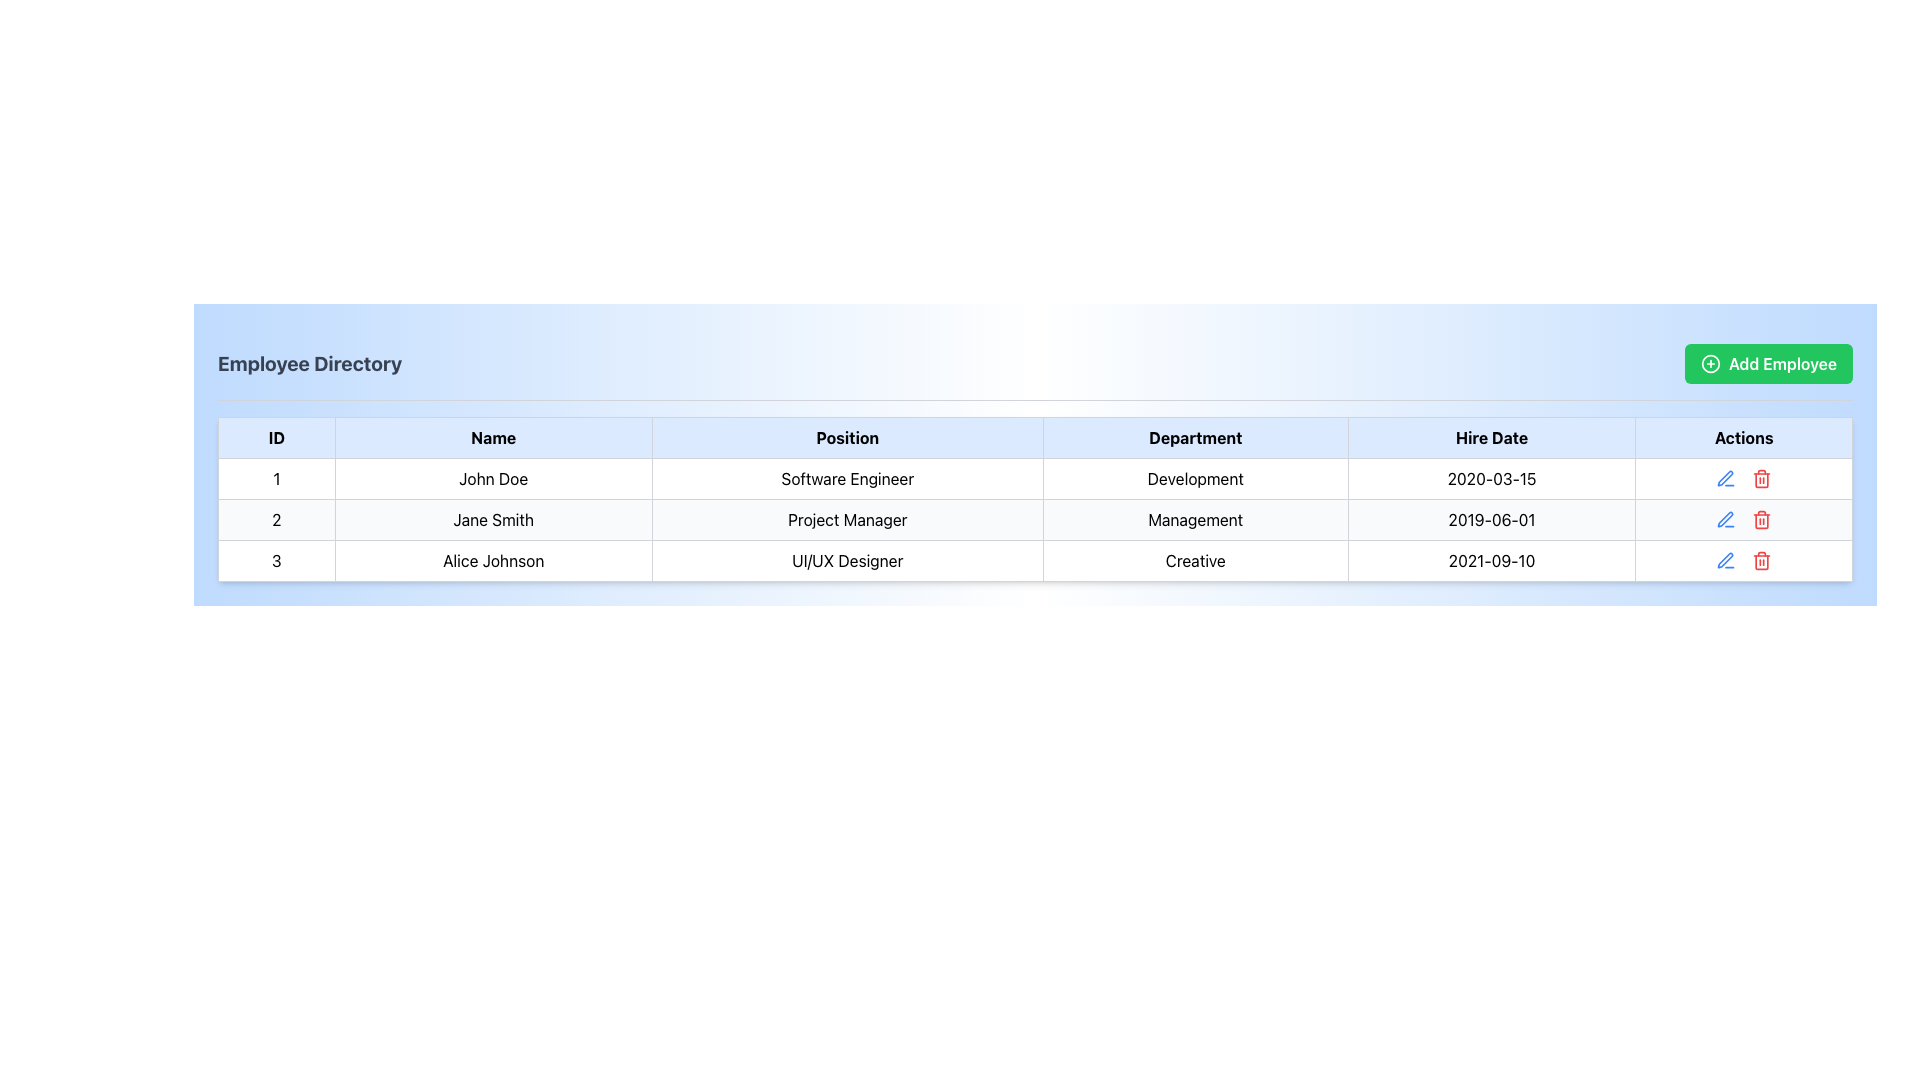  I want to click on the text element displaying the name of an individual, located in the second cell of the first row under the 'Name' column in the database table, so click(493, 478).